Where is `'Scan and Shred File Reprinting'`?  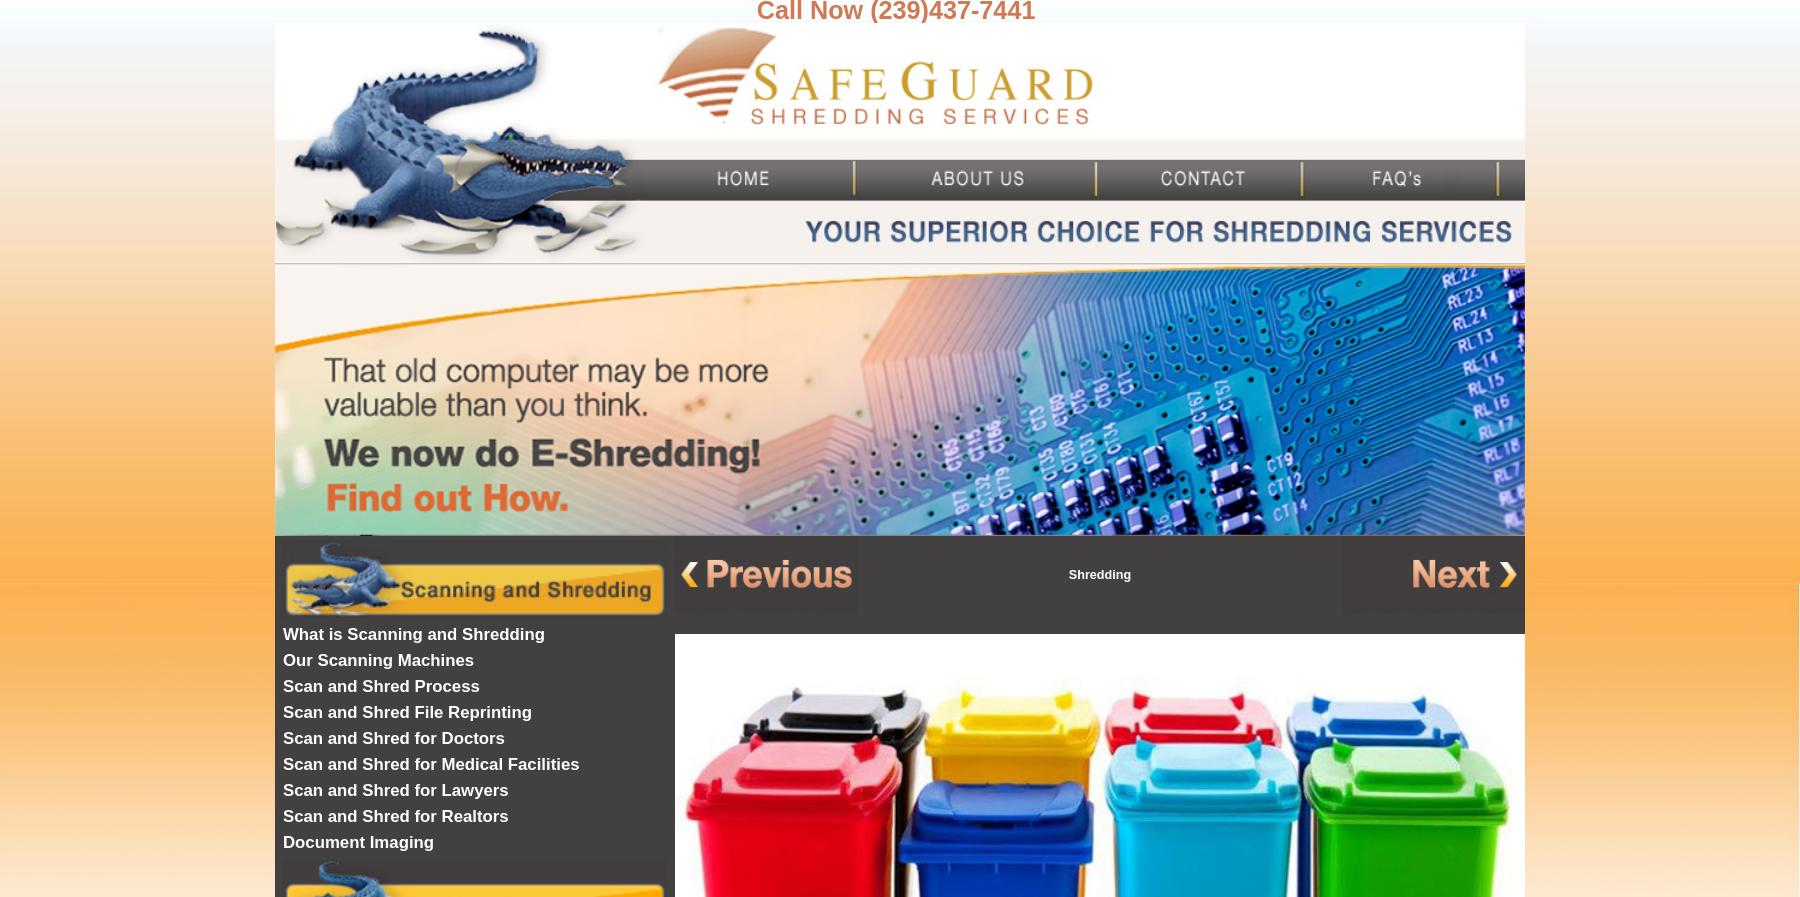 'Scan and Shred File Reprinting' is located at coordinates (406, 712).